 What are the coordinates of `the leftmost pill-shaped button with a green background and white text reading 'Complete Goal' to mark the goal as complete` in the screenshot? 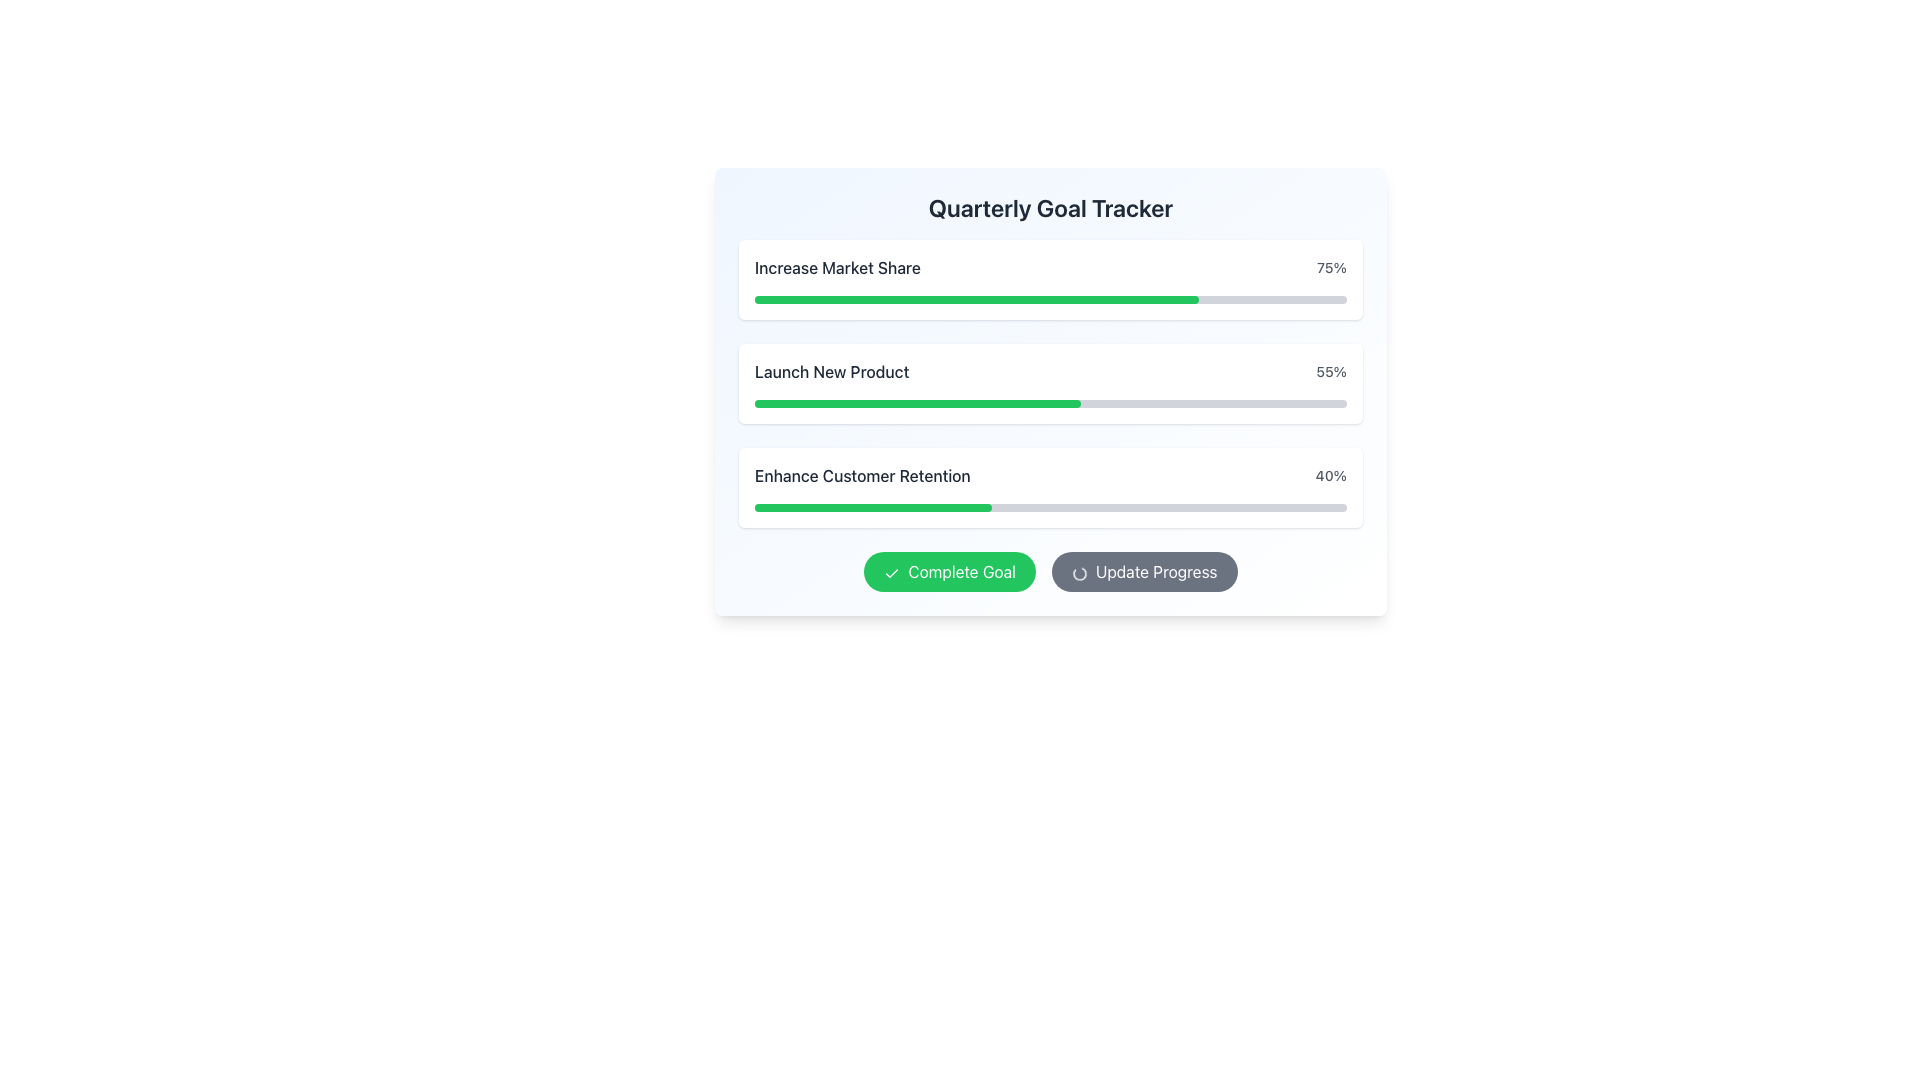 It's located at (949, 571).